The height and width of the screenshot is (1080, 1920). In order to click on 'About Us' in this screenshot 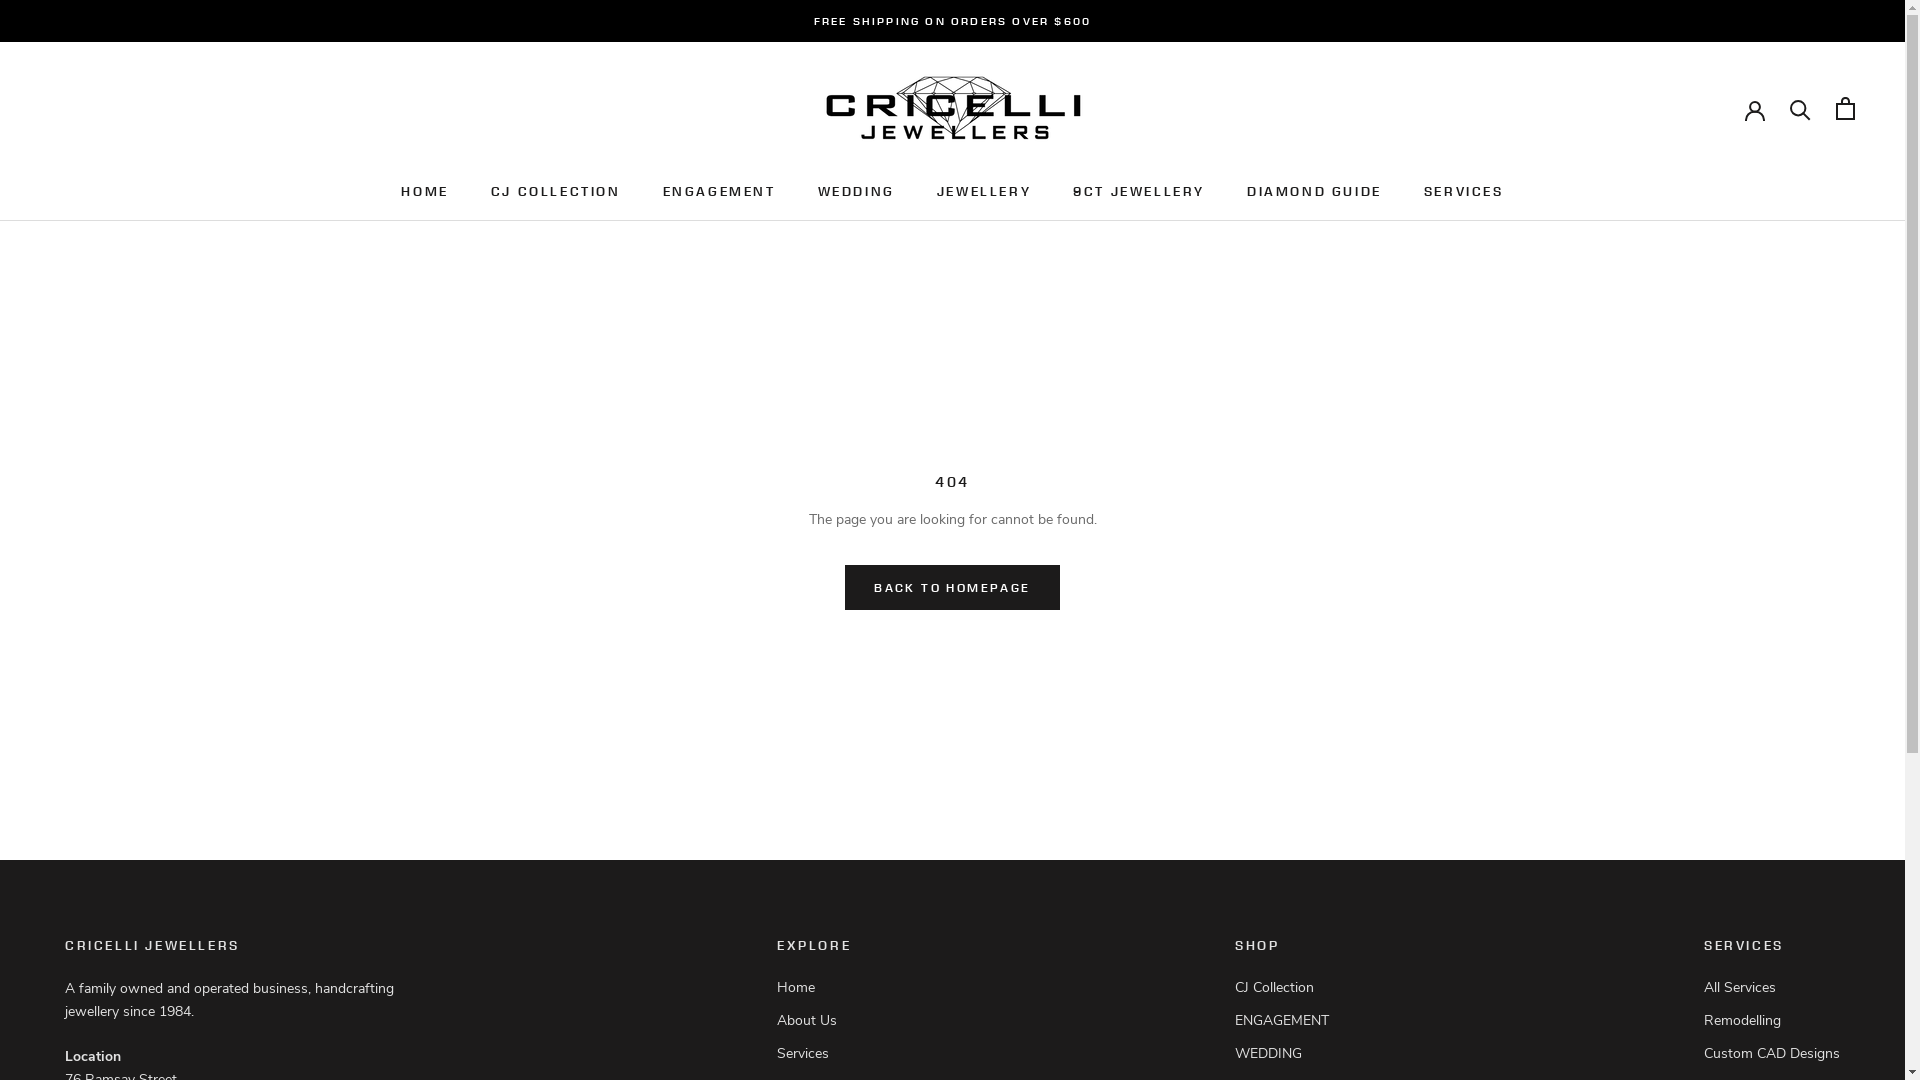, I will do `click(825, 1020)`.